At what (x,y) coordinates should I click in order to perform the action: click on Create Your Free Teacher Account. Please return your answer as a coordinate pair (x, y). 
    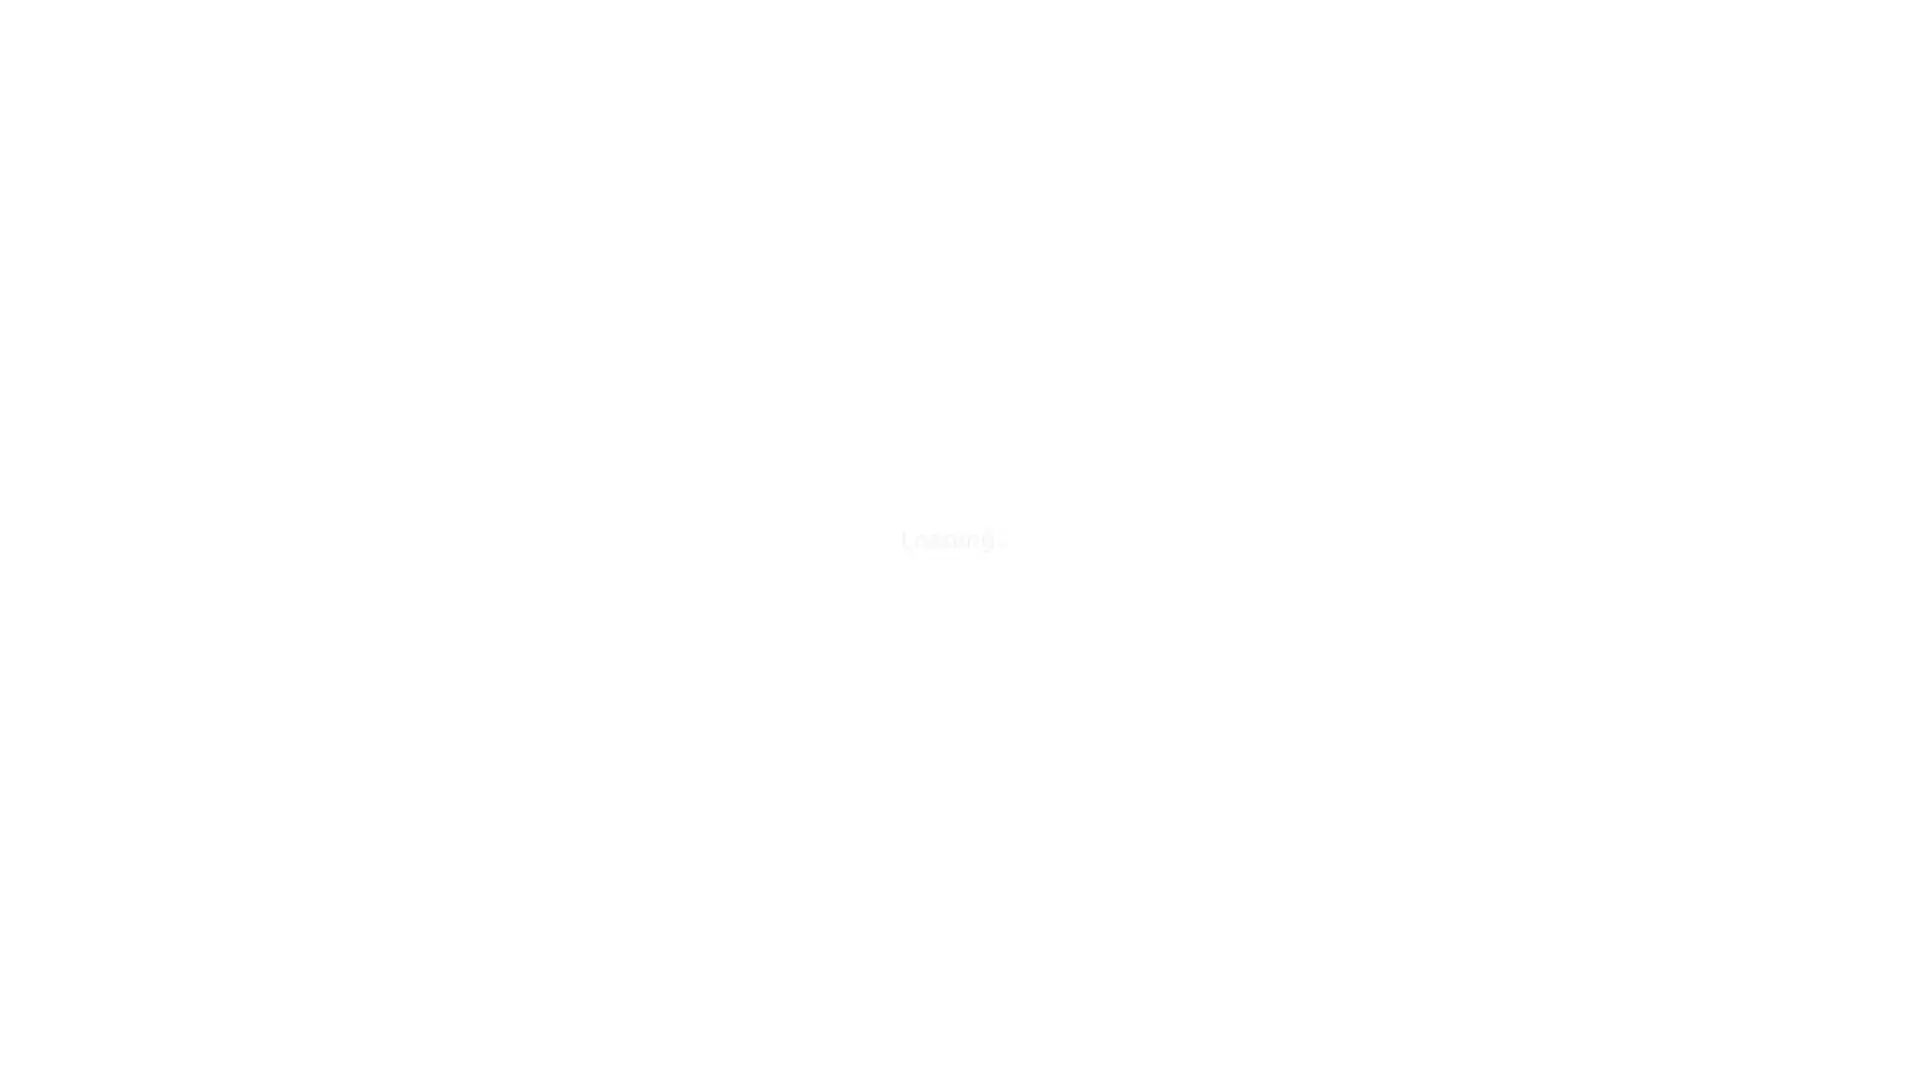
    Looking at the image, I should click on (681, 341).